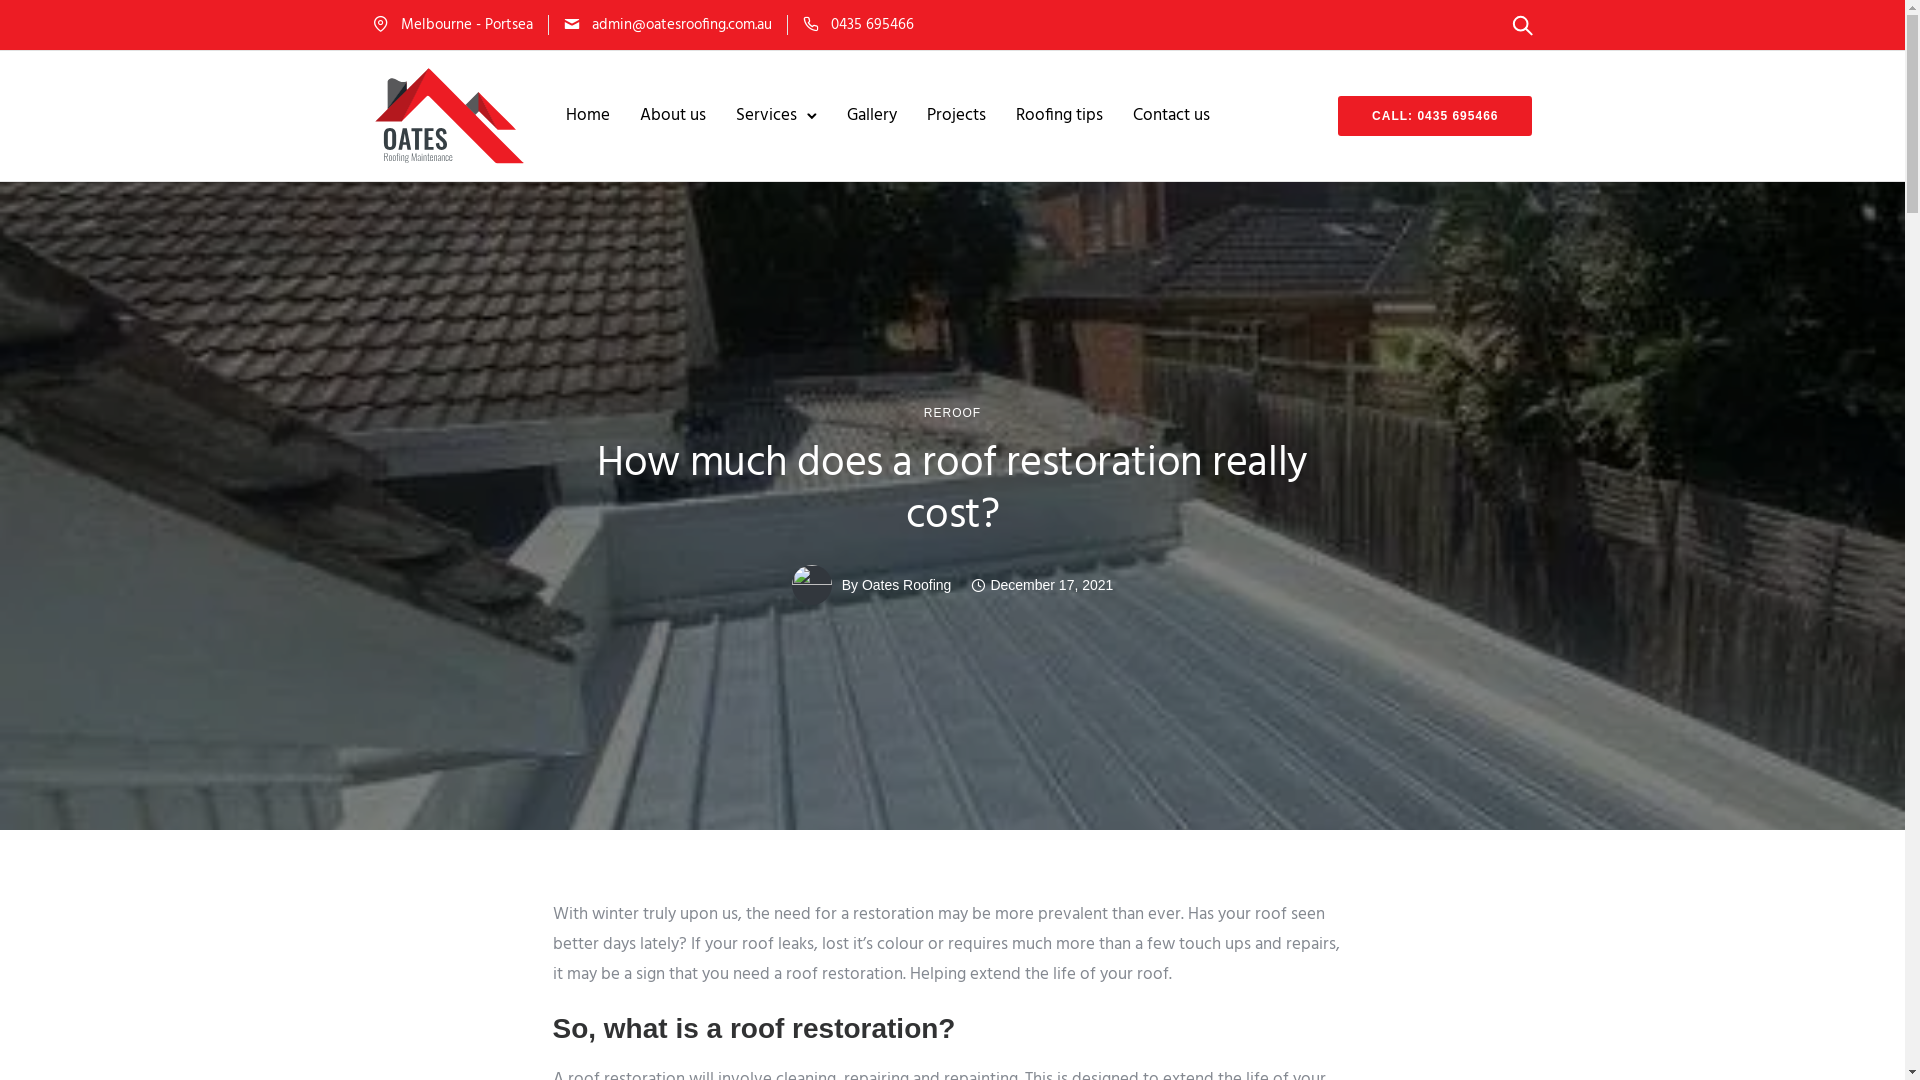 The image size is (1920, 1080). I want to click on 'Roofing tips', so click(1058, 115).